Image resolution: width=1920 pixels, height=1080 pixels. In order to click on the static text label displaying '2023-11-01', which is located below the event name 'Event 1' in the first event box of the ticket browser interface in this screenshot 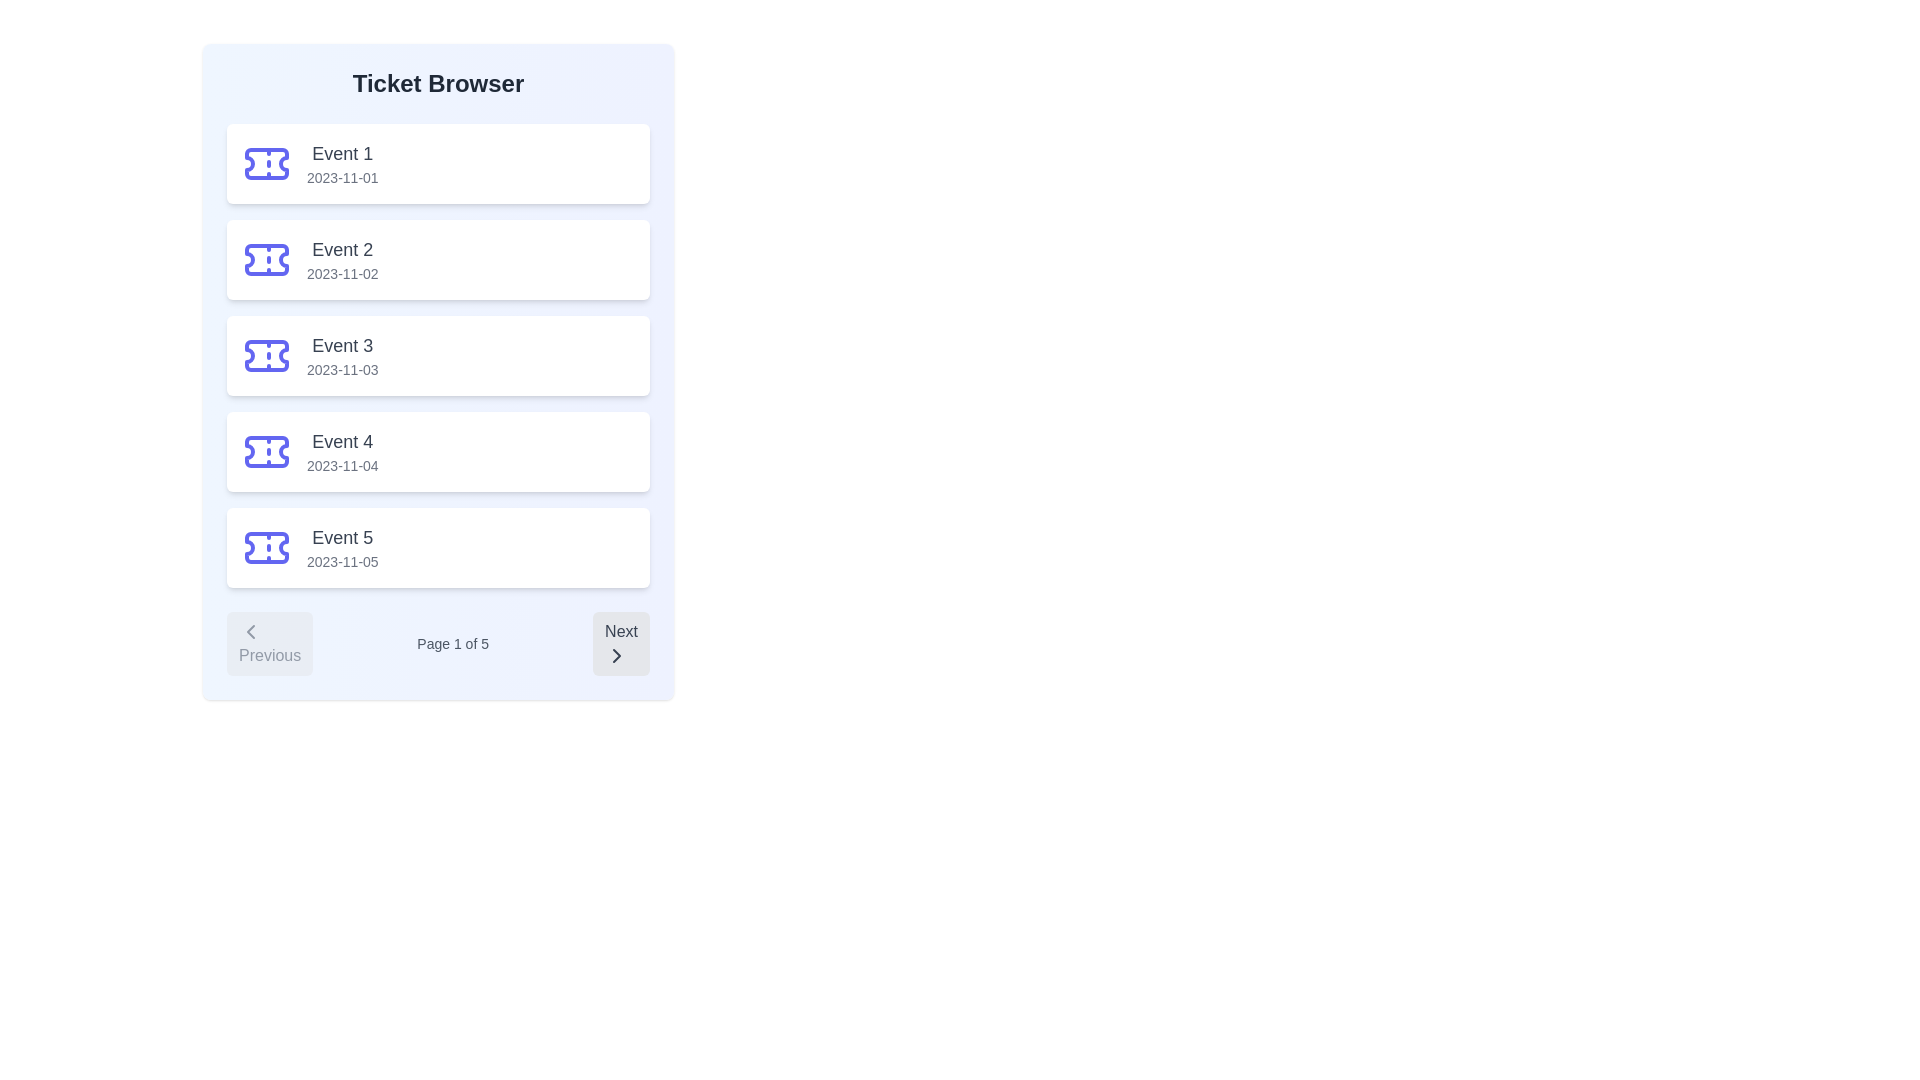, I will do `click(342, 176)`.